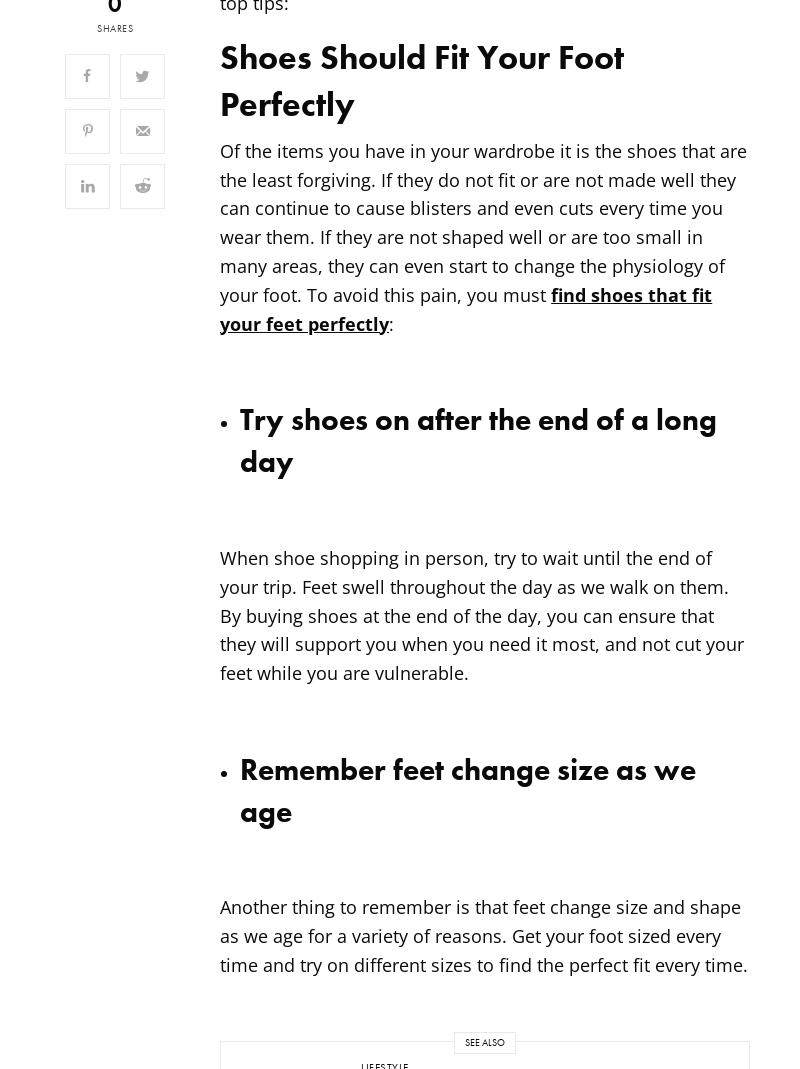 Image resolution: width=800 pixels, height=1069 pixels. I want to click on 'find shoes that fit your feet perfectly', so click(465, 307).